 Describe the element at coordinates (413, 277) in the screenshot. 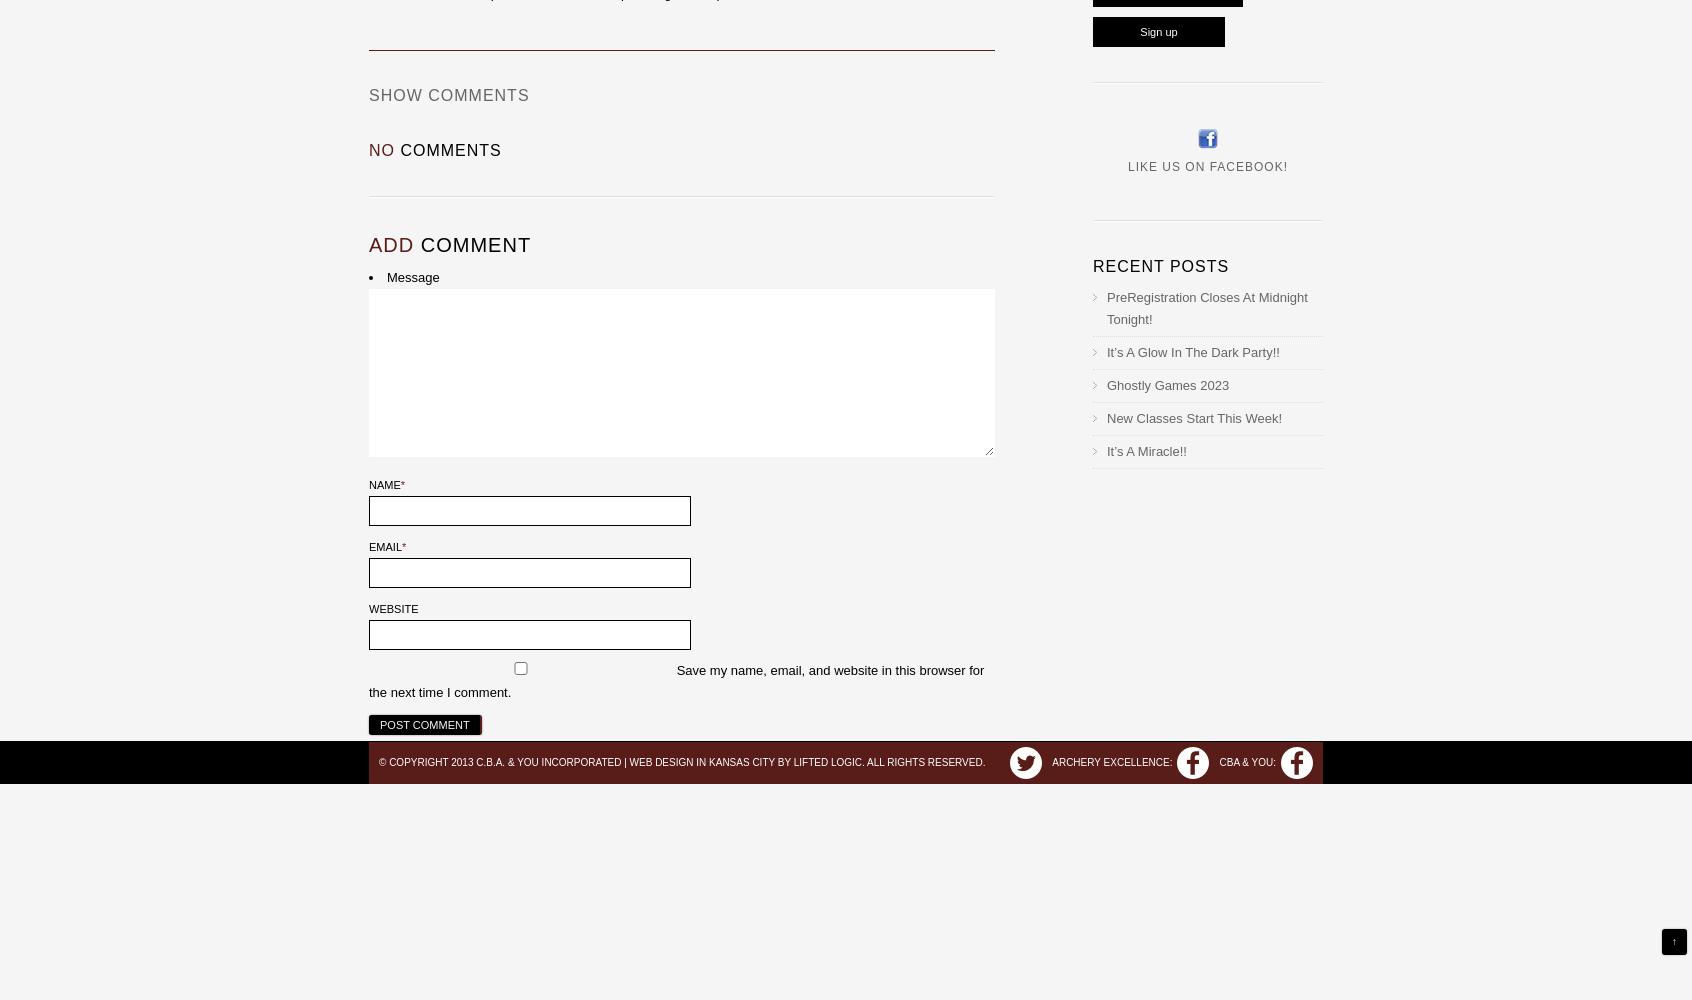

I see `'Message'` at that location.